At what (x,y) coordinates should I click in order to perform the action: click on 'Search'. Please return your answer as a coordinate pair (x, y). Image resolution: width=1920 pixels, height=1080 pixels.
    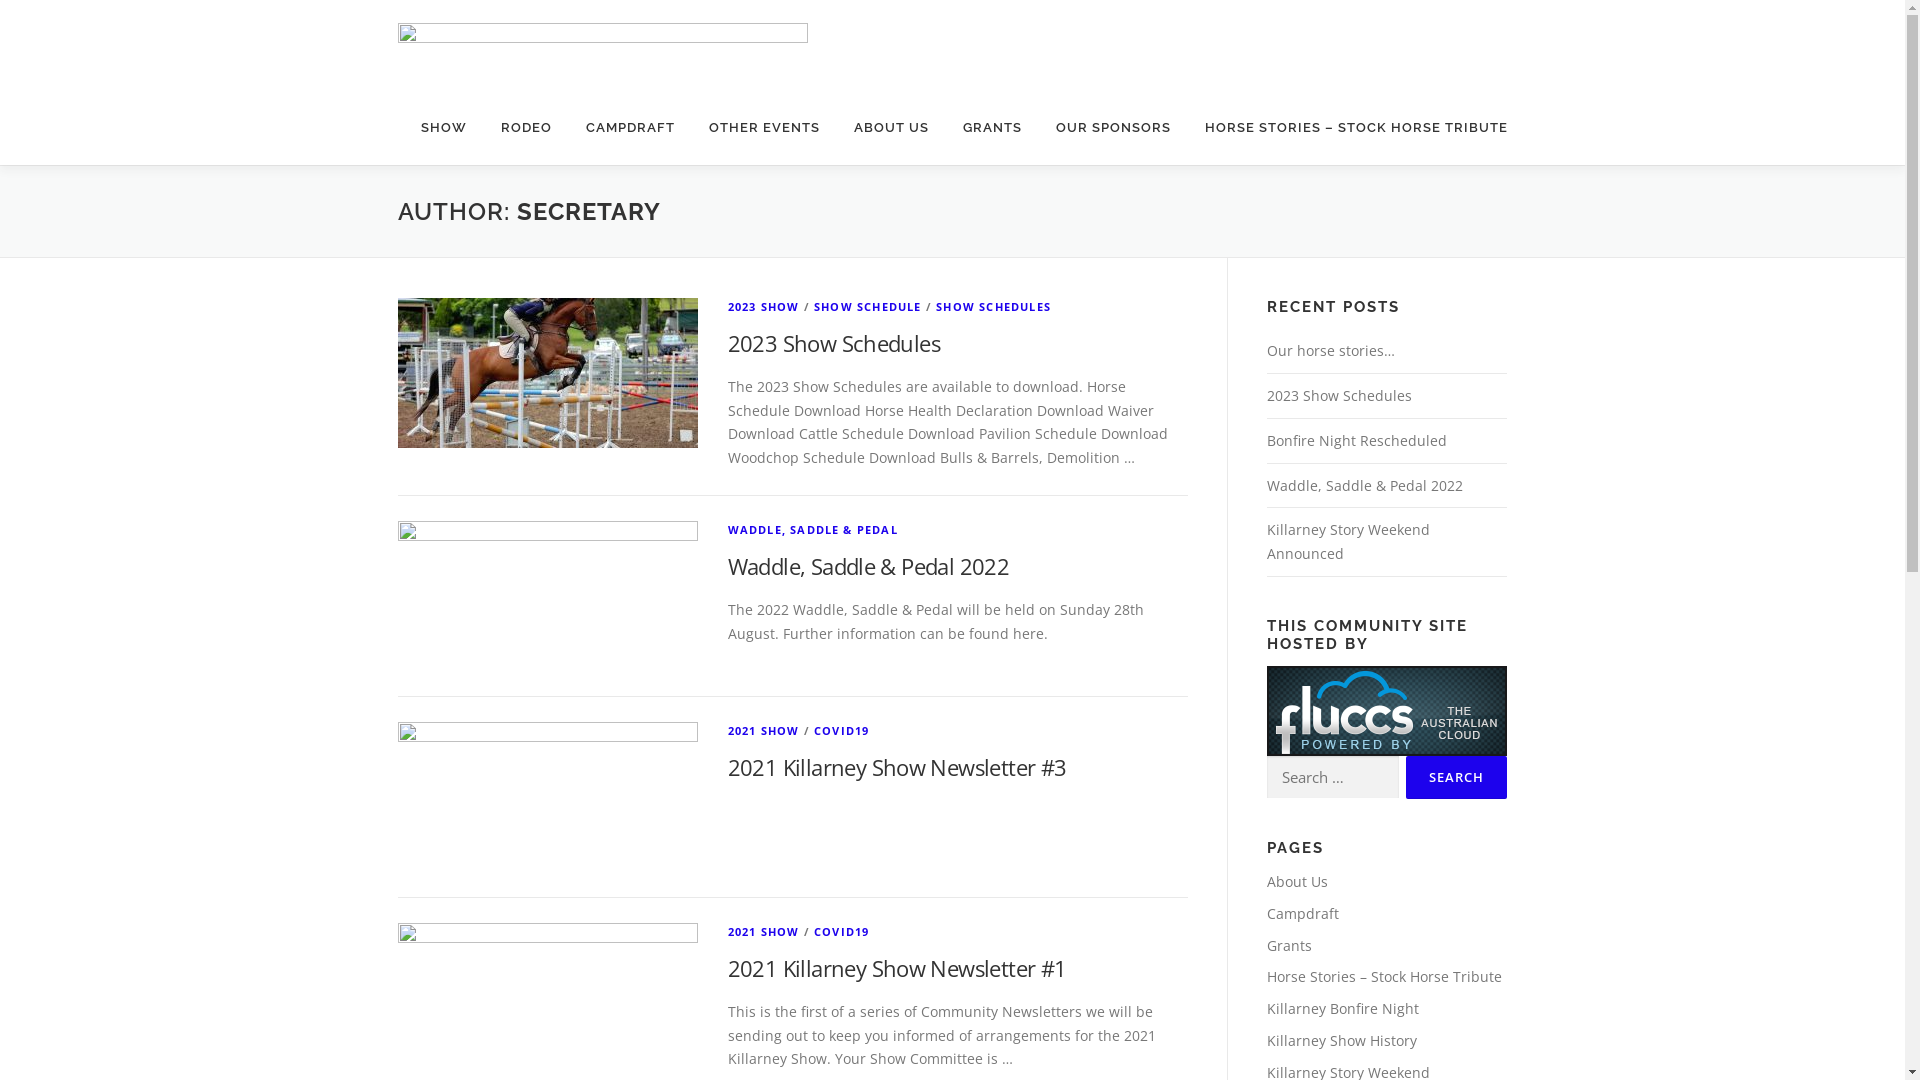
    Looking at the image, I should click on (1405, 776).